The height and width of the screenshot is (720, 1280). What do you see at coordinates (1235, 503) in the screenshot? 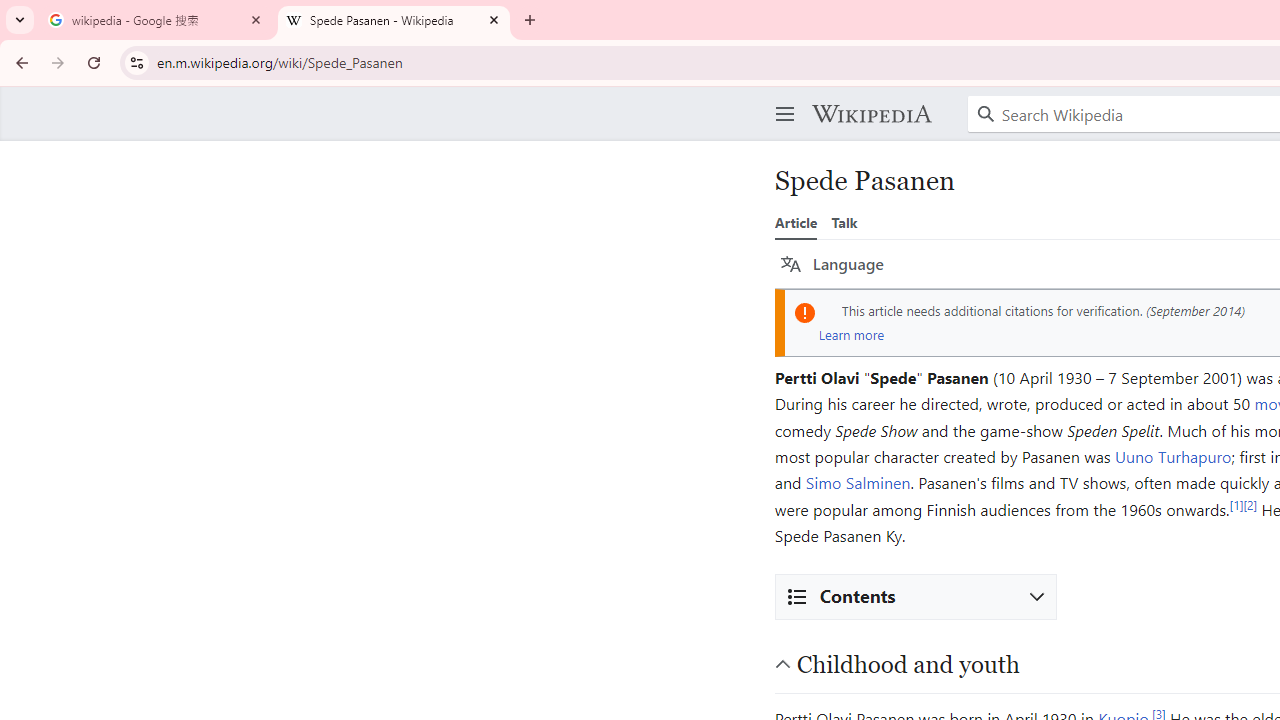
I see `'[1]'` at bounding box center [1235, 503].